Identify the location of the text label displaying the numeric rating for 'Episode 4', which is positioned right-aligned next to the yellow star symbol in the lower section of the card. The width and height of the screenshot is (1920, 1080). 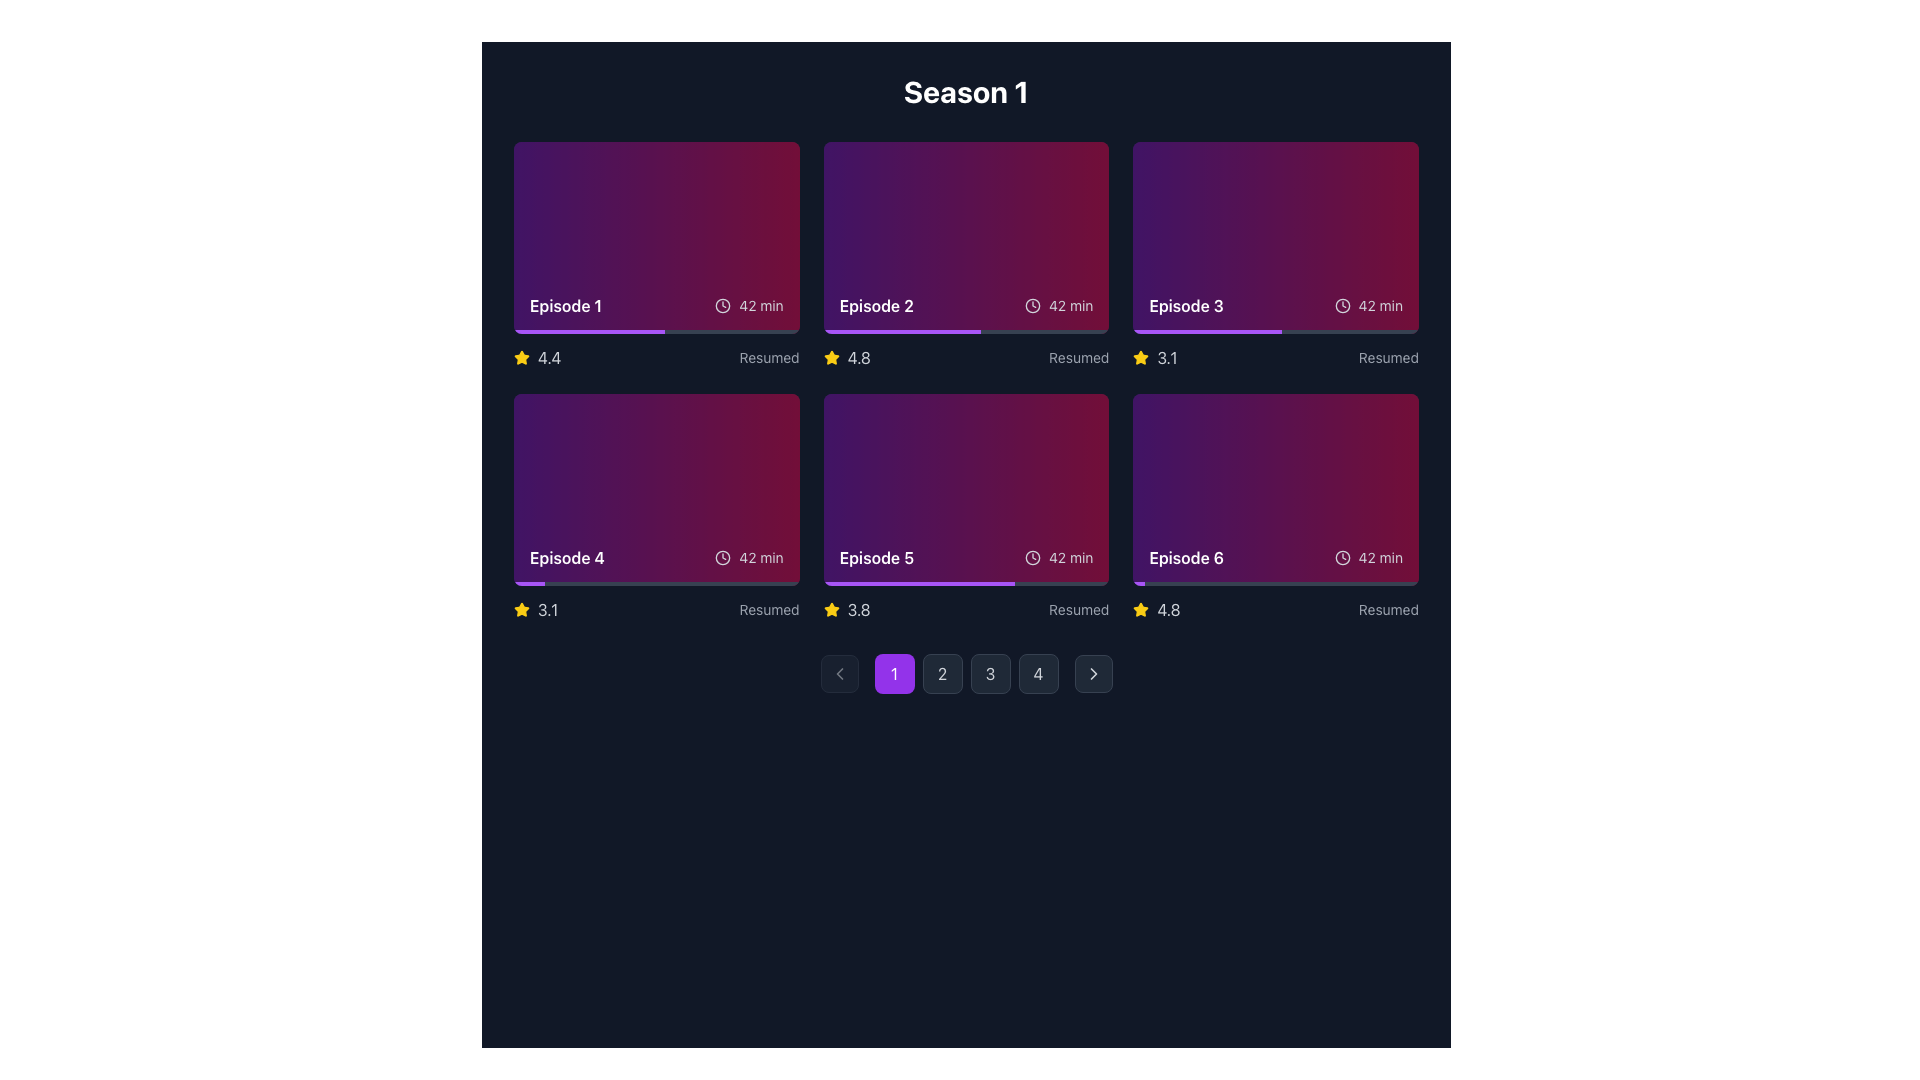
(548, 608).